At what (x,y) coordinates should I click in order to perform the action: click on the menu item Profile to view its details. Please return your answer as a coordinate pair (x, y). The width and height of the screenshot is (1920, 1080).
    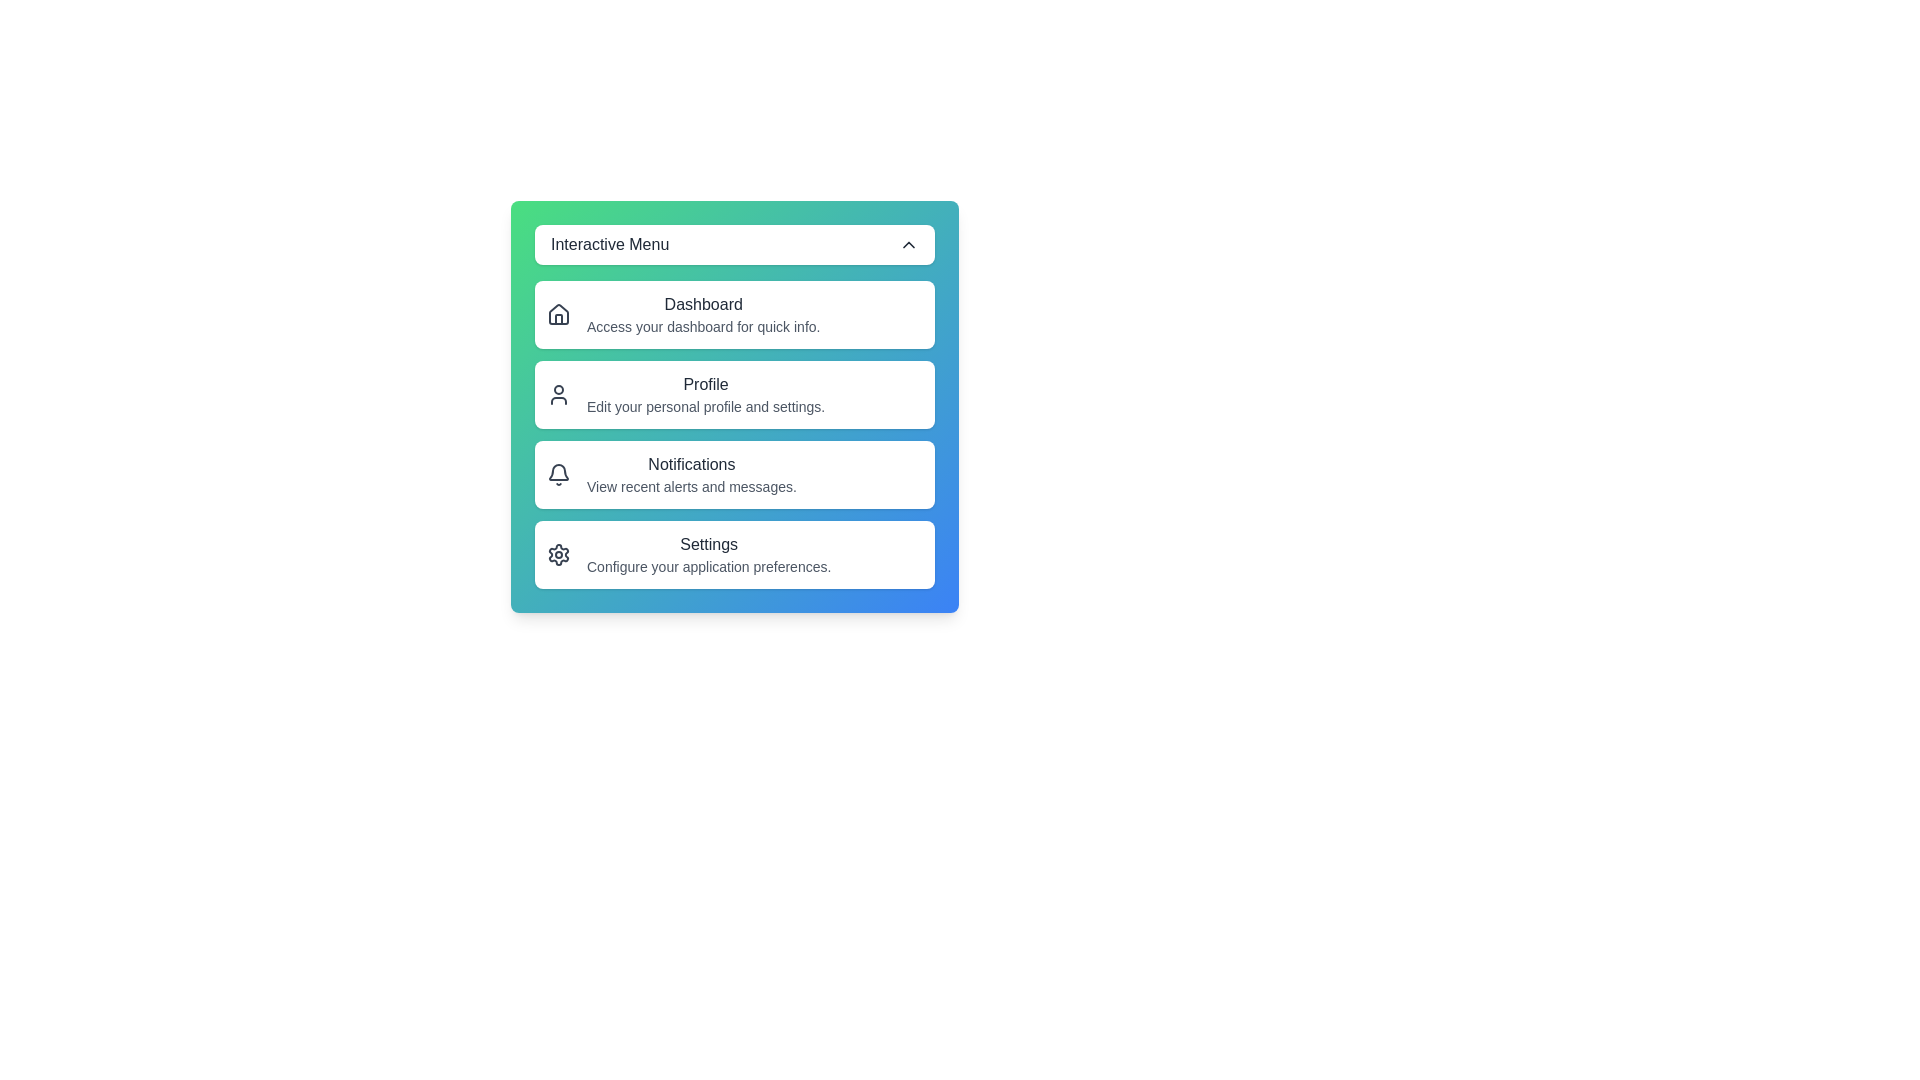
    Looking at the image, I should click on (733, 394).